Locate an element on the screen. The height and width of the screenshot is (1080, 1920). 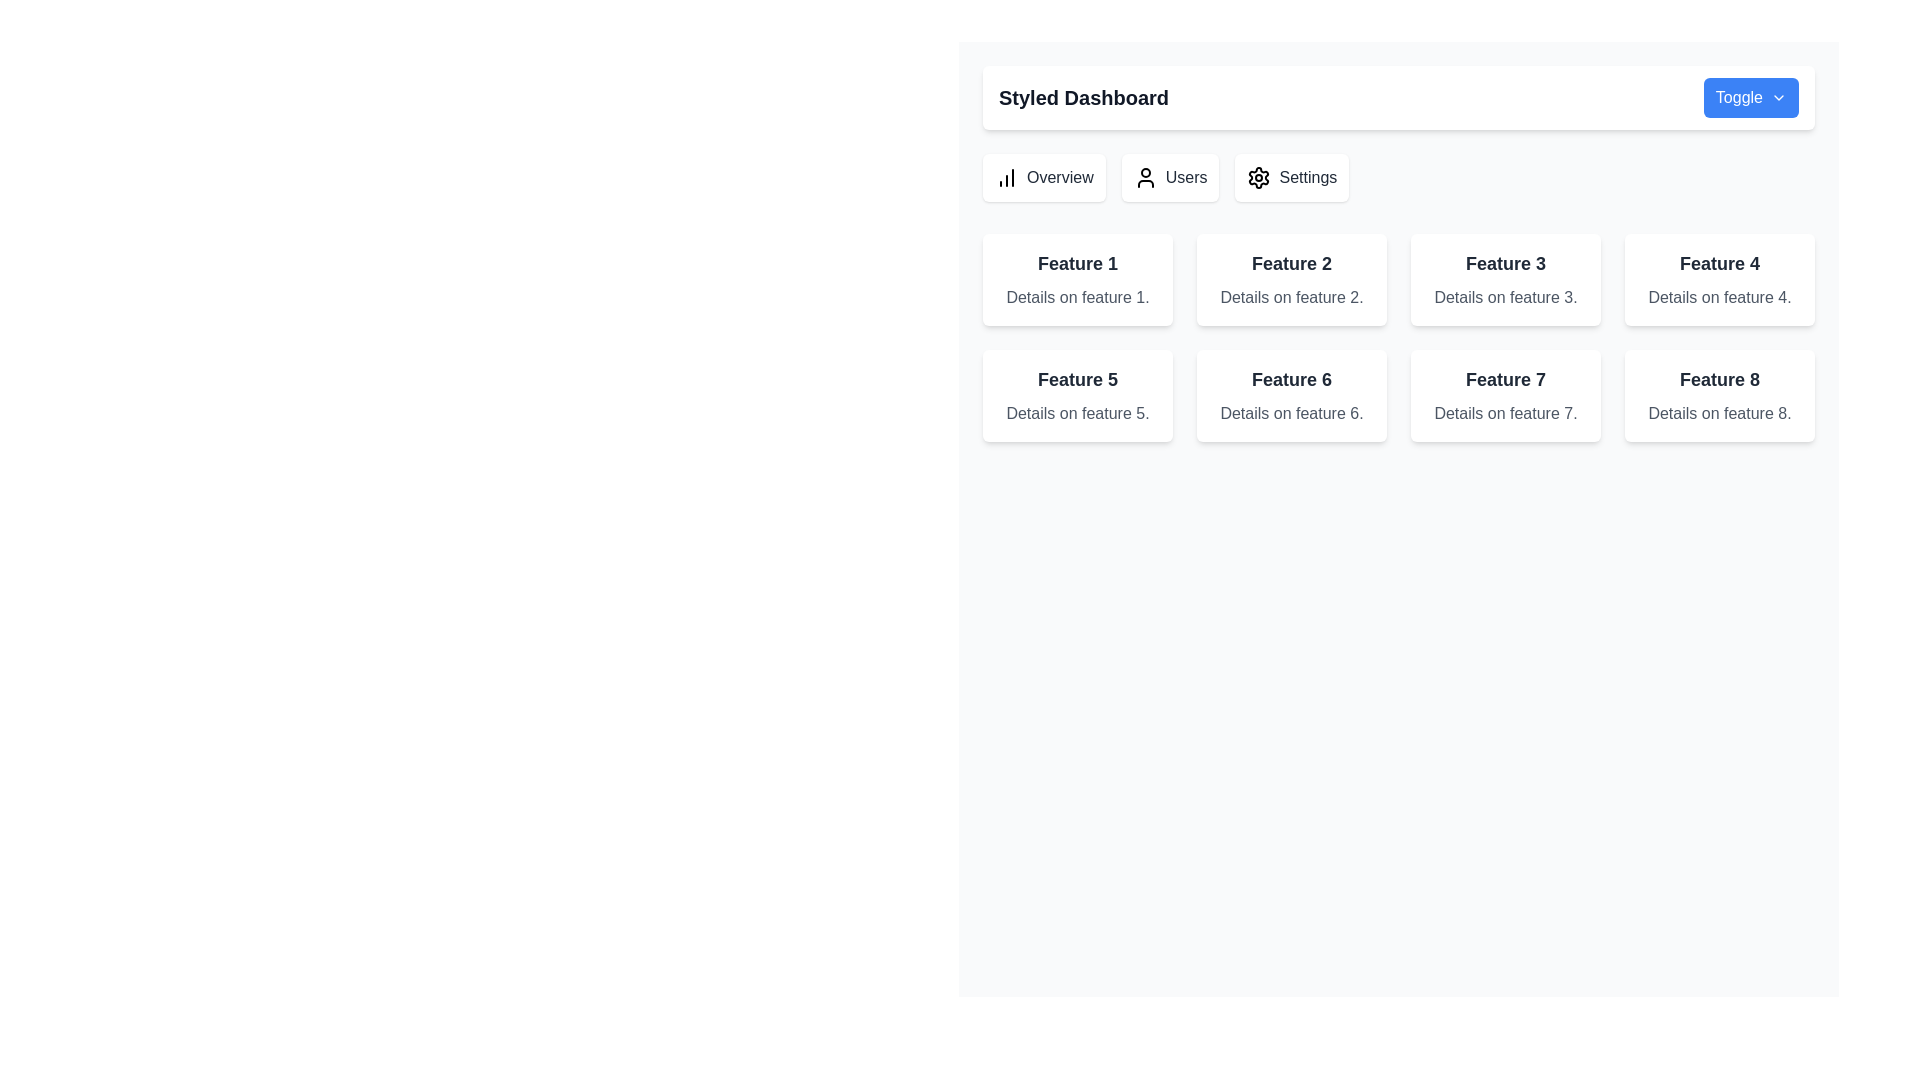
the user icon located in the 'Users' button group of the main navigation bar is located at coordinates (1145, 176).